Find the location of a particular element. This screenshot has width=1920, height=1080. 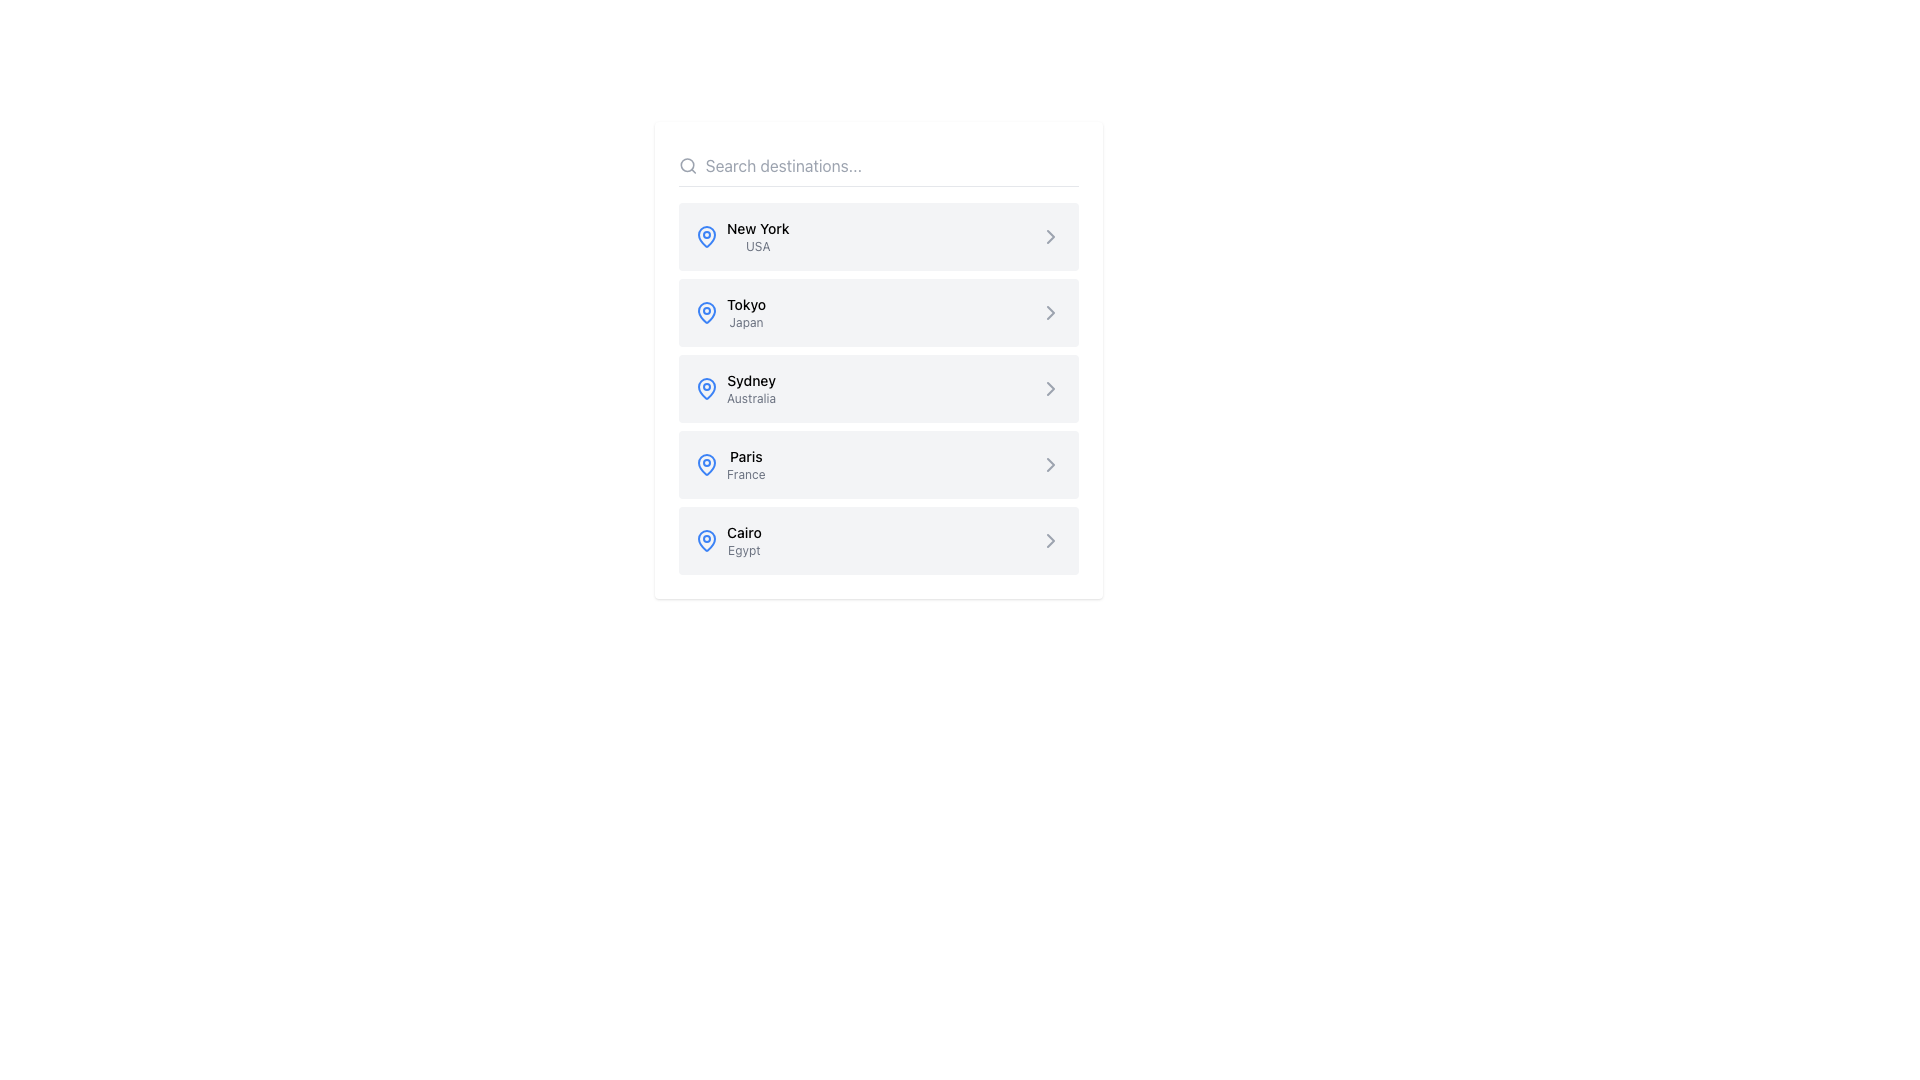

the search icon located at the top-left of the search input field, which visually indicates the search functionality is located at coordinates (688, 164).